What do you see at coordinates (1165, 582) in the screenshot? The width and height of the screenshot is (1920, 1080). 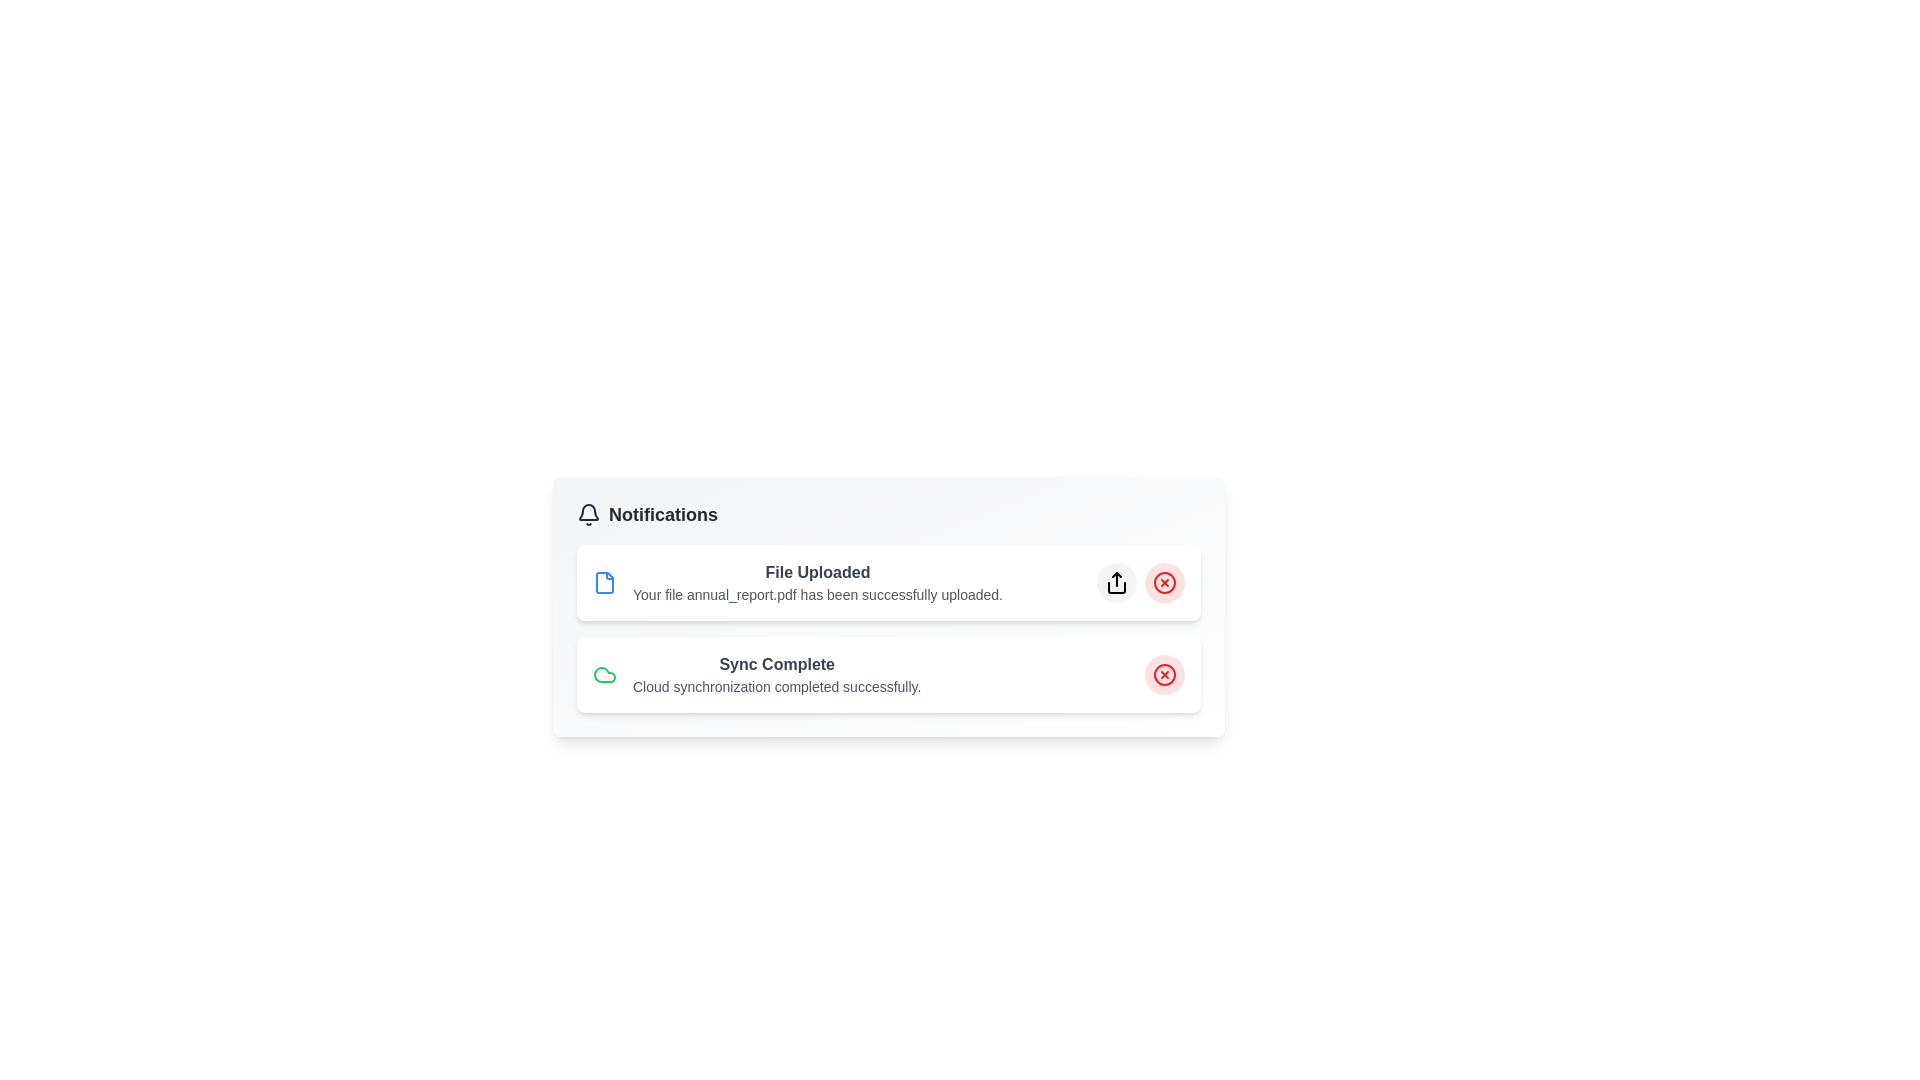 I see `the dismiss button located at the top-right corner of the 'File Uploaded' notification card` at bounding box center [1165, 582].